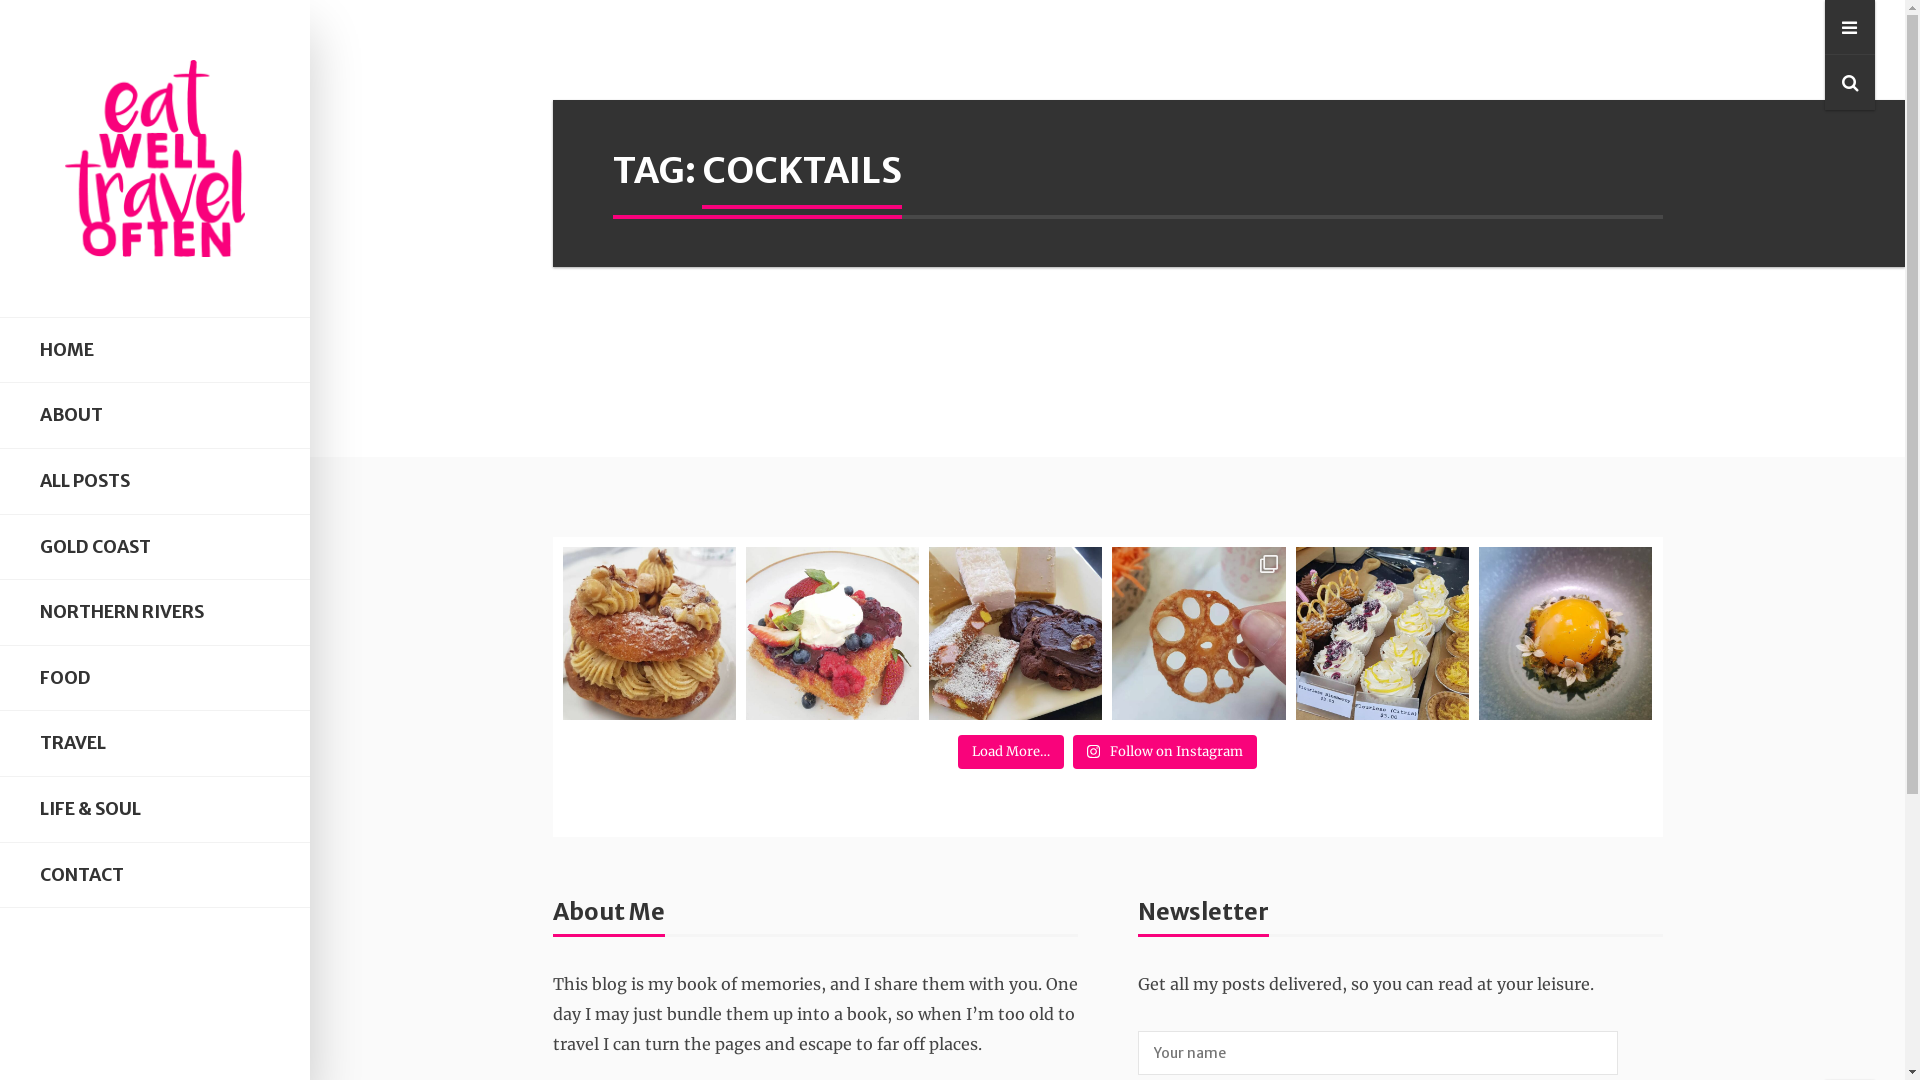 This screenshot has width=1920, height=1080. What do you see at coordinates (153, 743) in the screenshot?
I see `'TRAVEL'` at bounding box center [153, 743].